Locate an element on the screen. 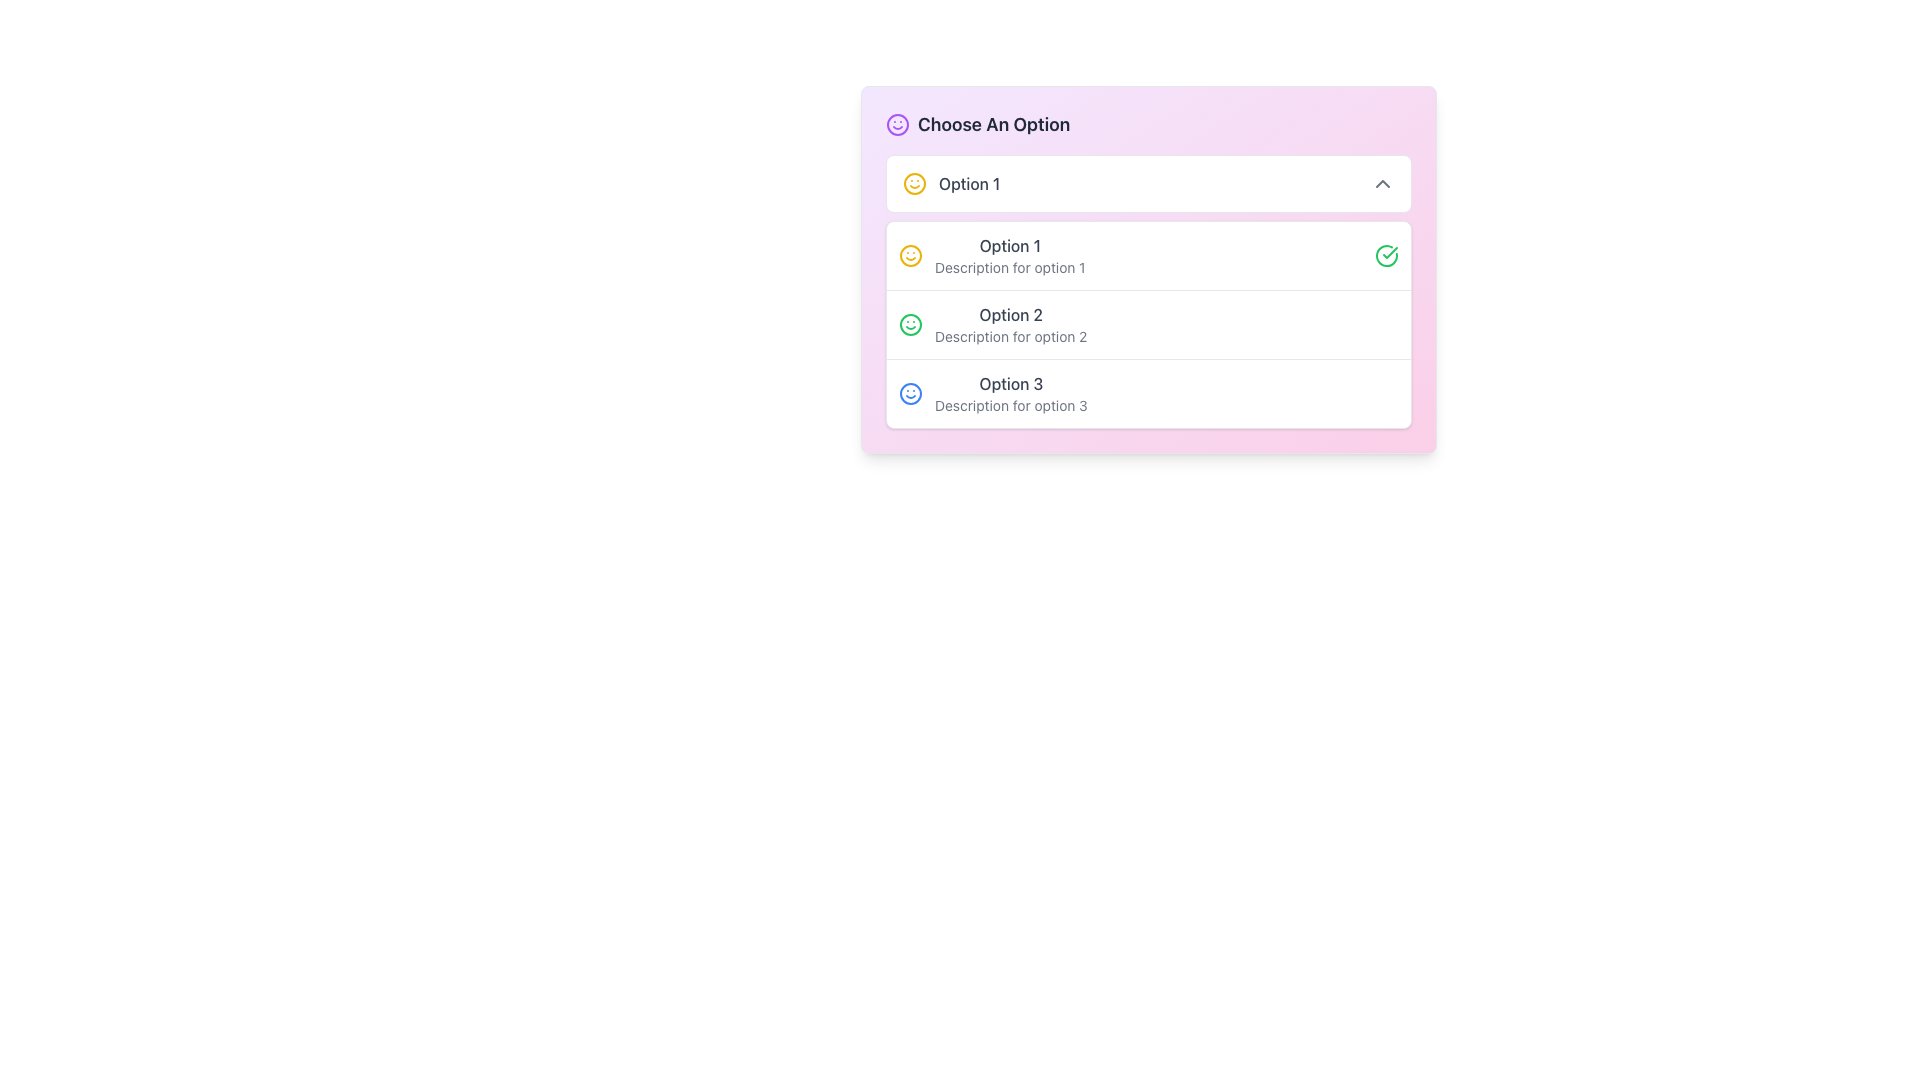  the purple smiling face icon located at the beginning of the 'Choose An Option' section is located at coordinates (896, 124).